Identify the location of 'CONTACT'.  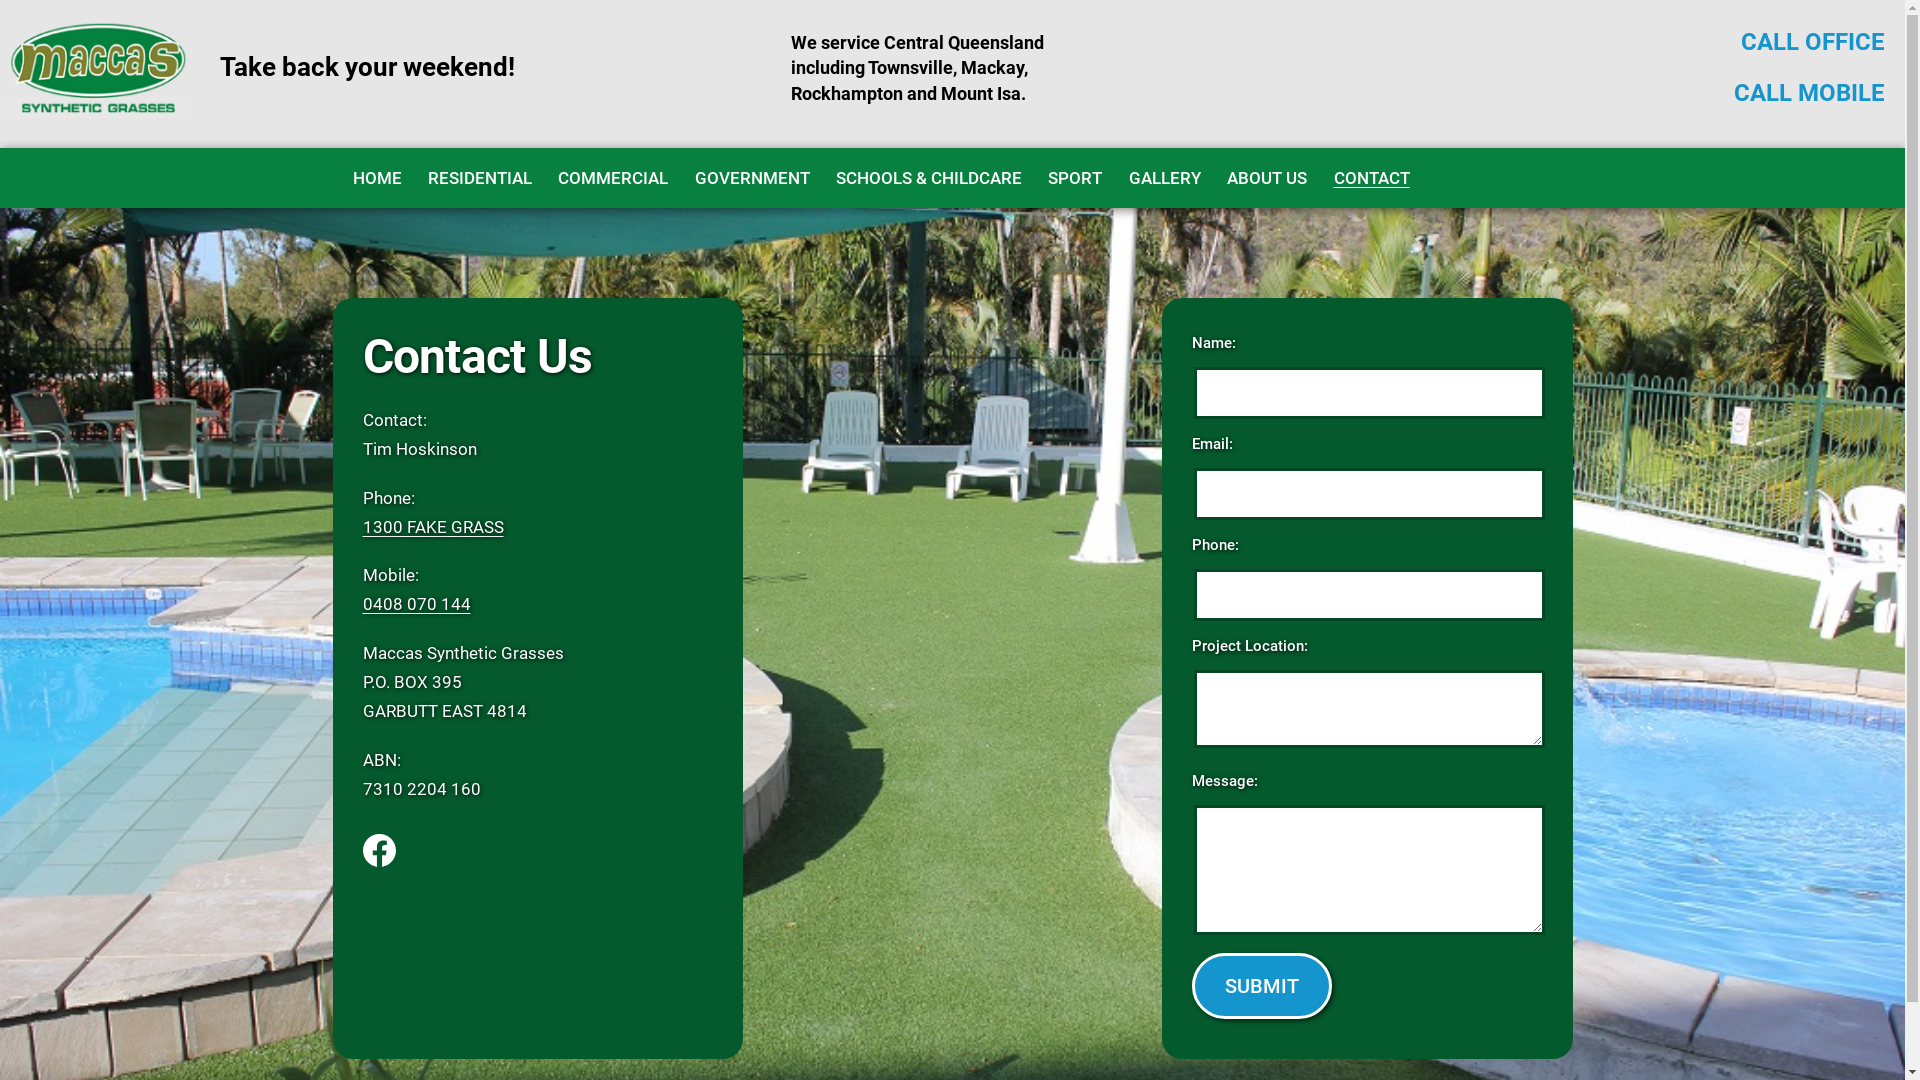
(1370, 176).